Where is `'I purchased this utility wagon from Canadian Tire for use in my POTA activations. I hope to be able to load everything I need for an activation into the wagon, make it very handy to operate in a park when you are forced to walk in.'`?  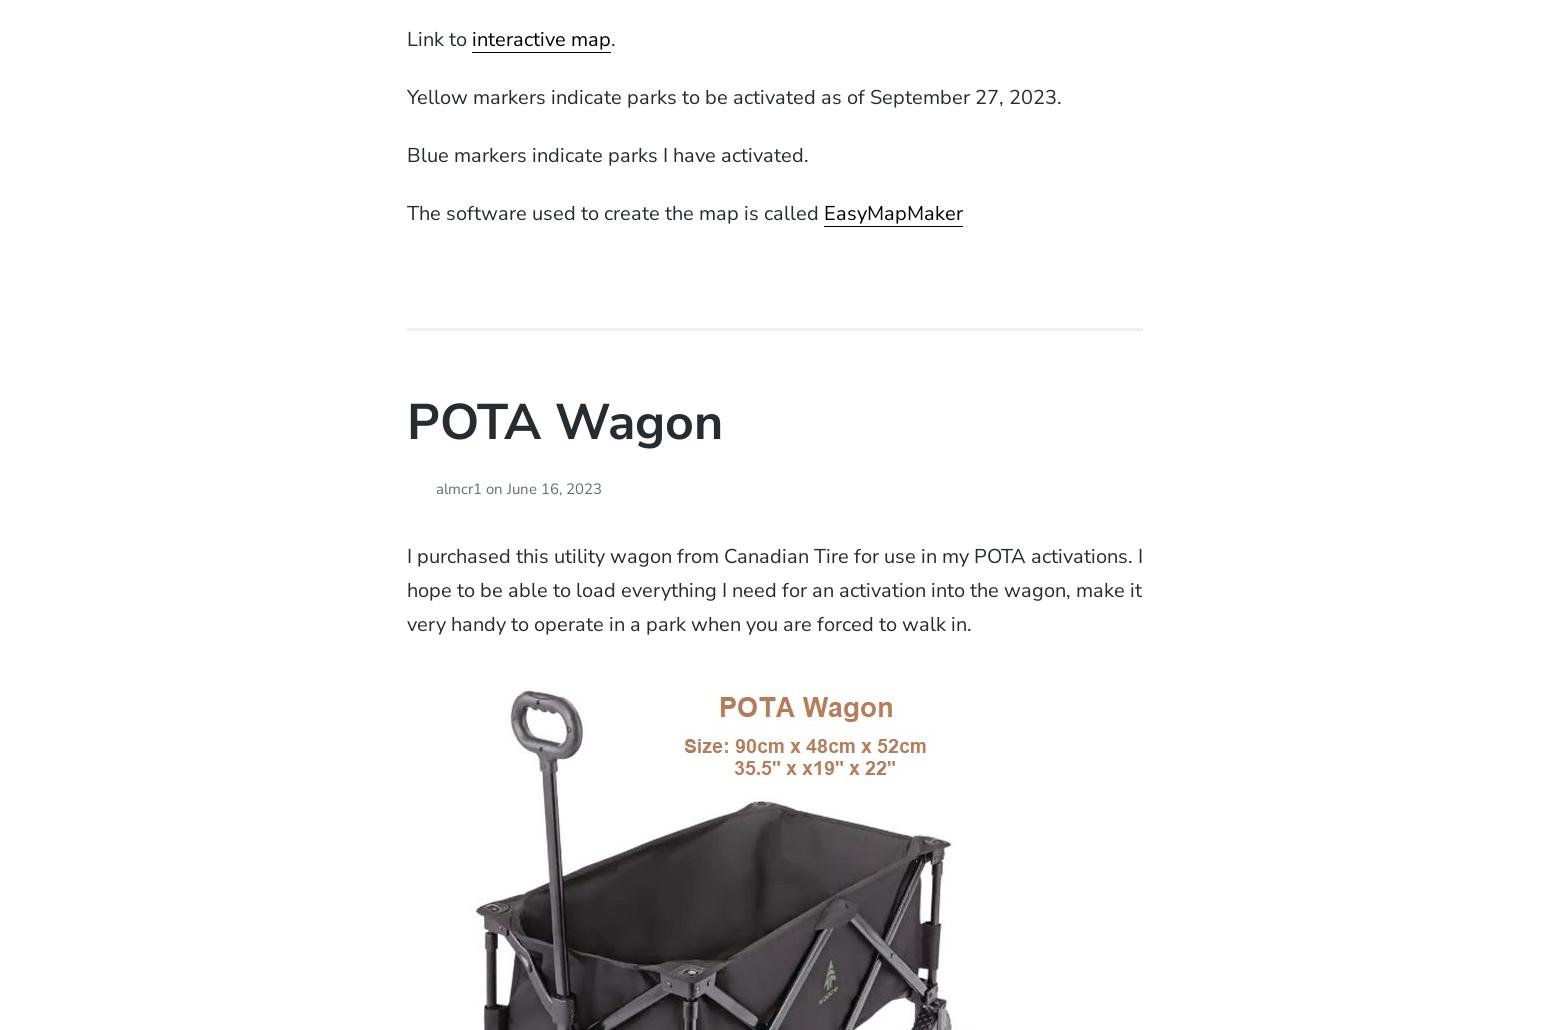
'I purchased this utility wagon from Canadian Tire for use in my POTA activations. I hope to be able to load everything I need for an activation into the wagon, make it very handy to operate in a park when you are forced to walk in.' is located at coordinates (405, 589).